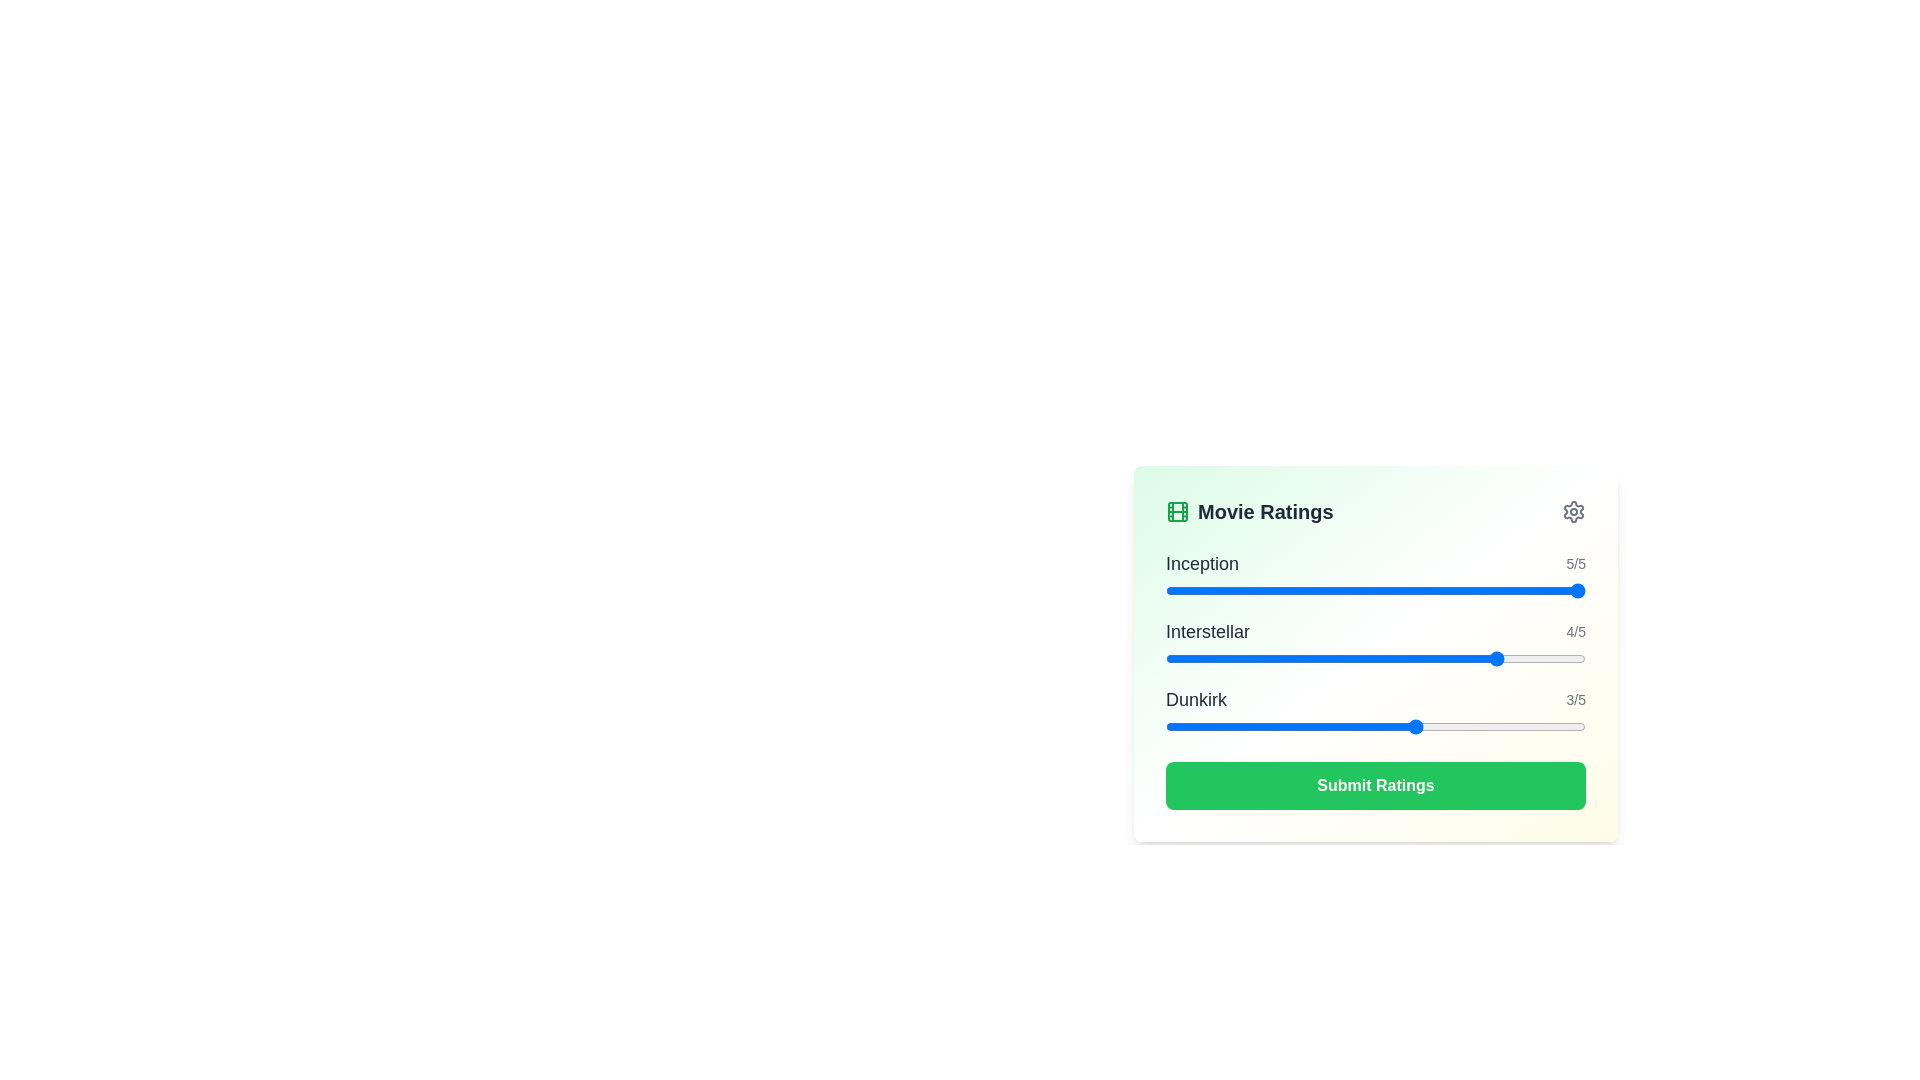  What do you see at coordinates (1166, 659) in the screenshot?
I see `the slider` at bounding box center [1166, 659].